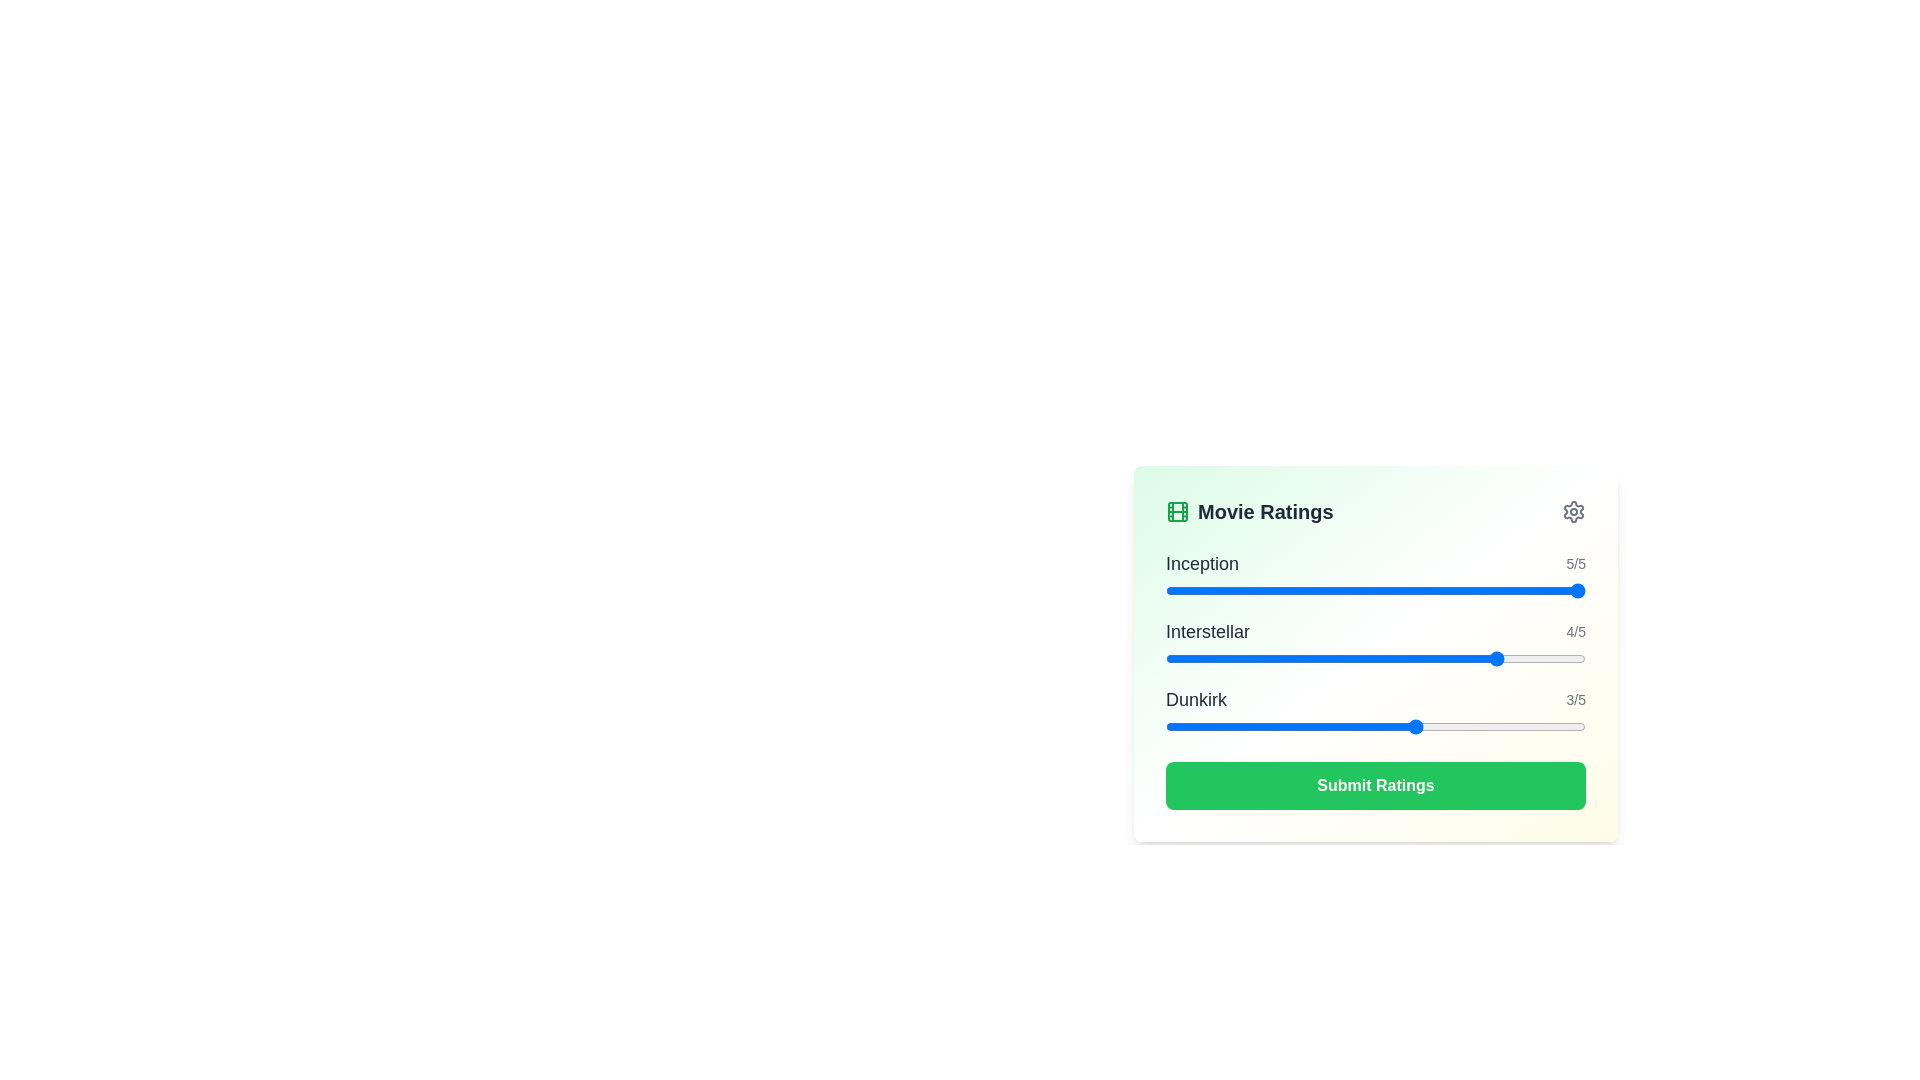  What do you see at coordinates (1166, 659) in the screenshot?
I see `the slider` at bounding box center [1166, 659].